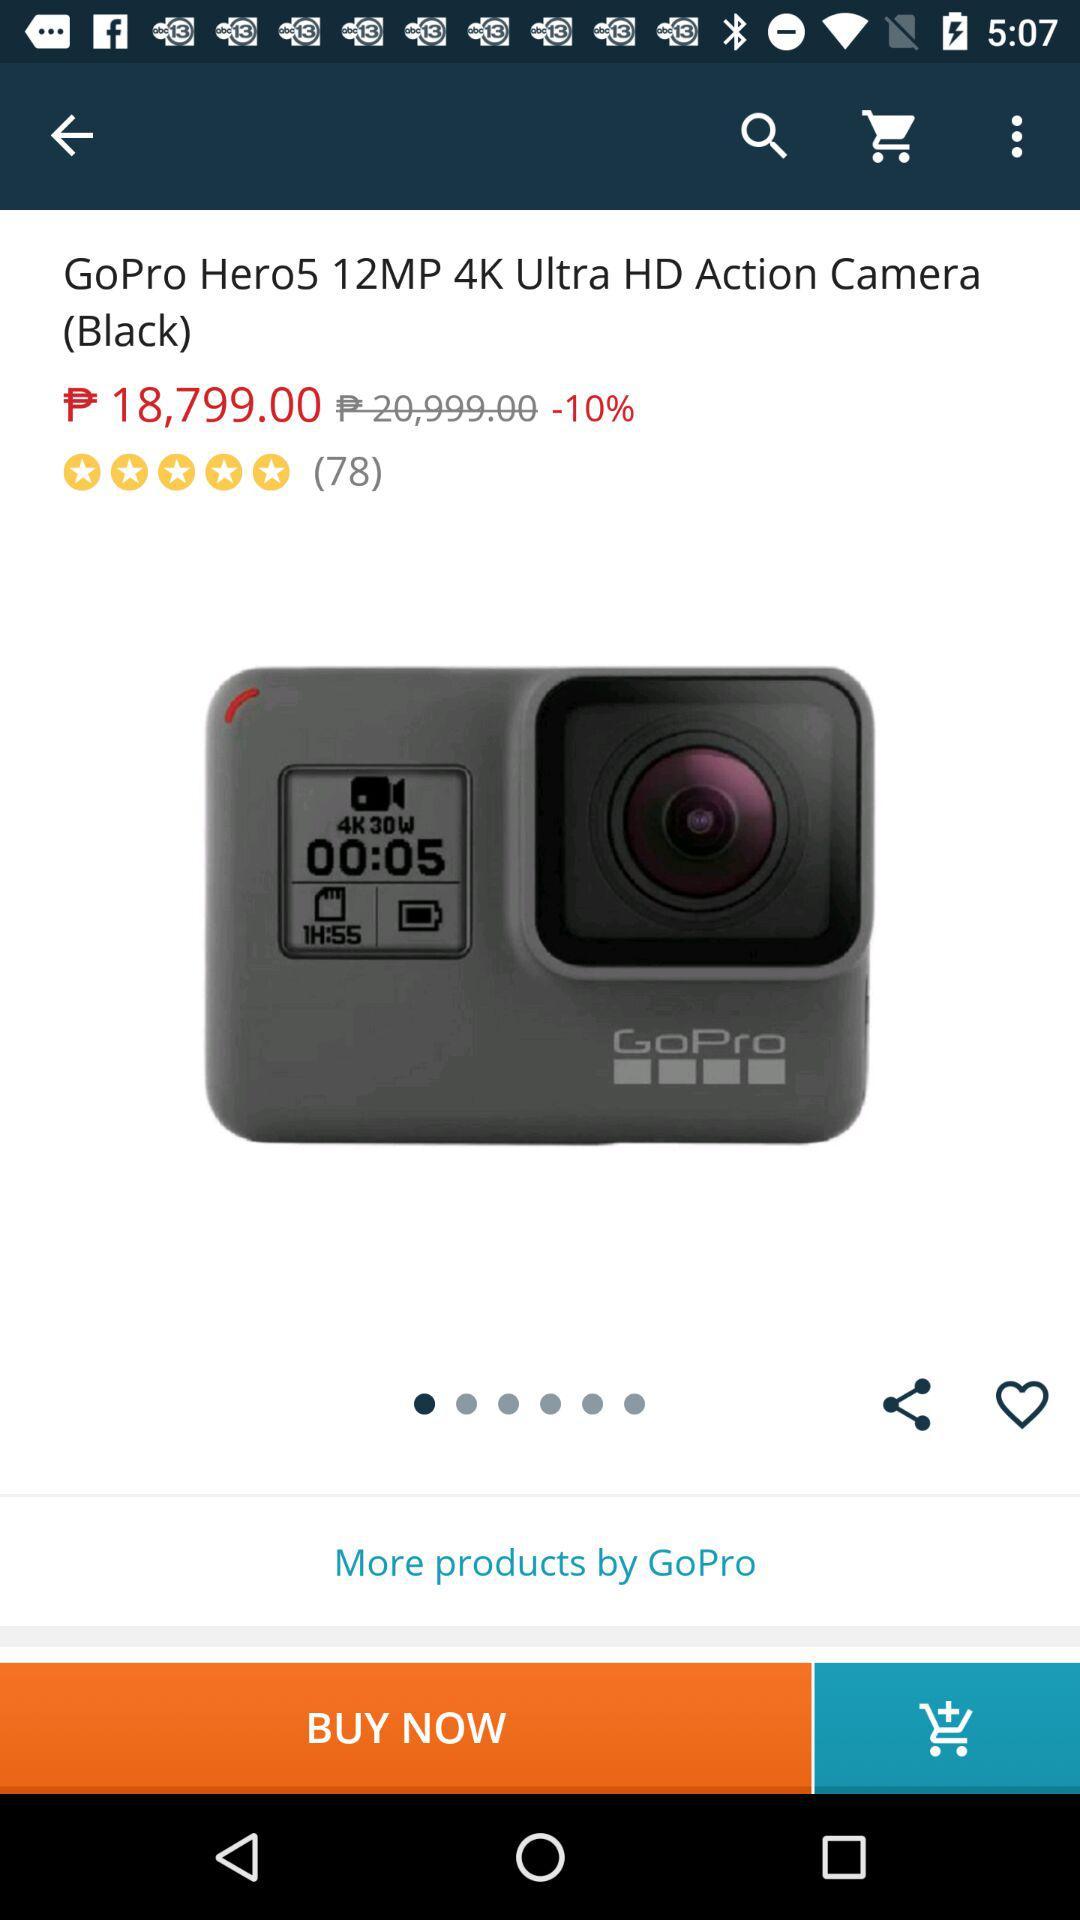 The width and height of the screenshot is (1080, 1920). Describe the element at coordinates (906, 1403) in the screenshot. I see `item above the more products by icon` at that location.